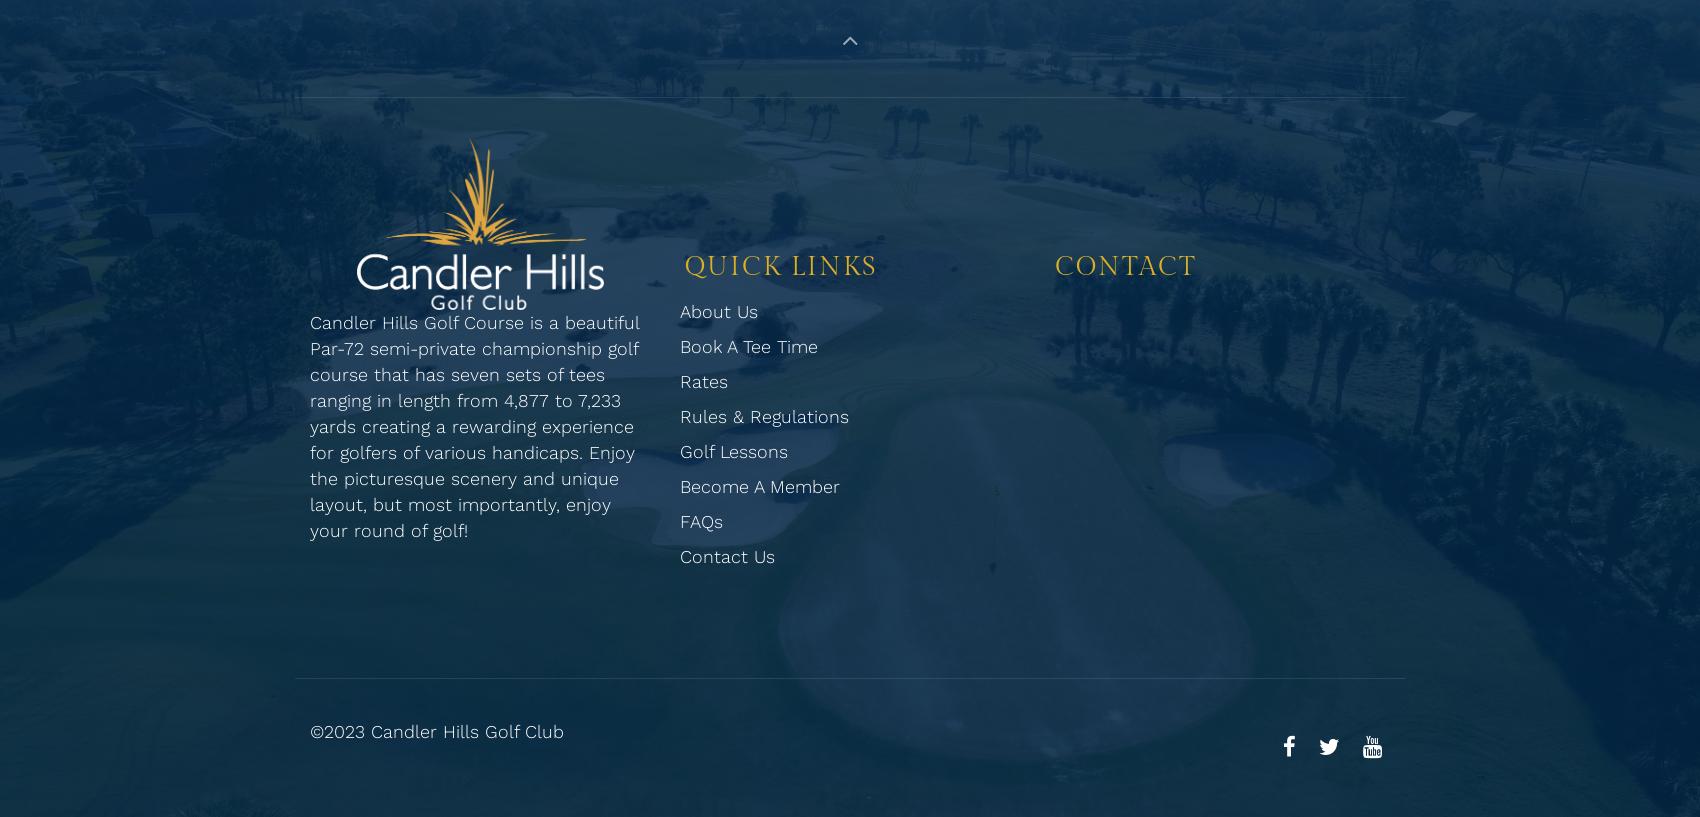  I want to click on 'Golf Lessons', so click(734, 450).